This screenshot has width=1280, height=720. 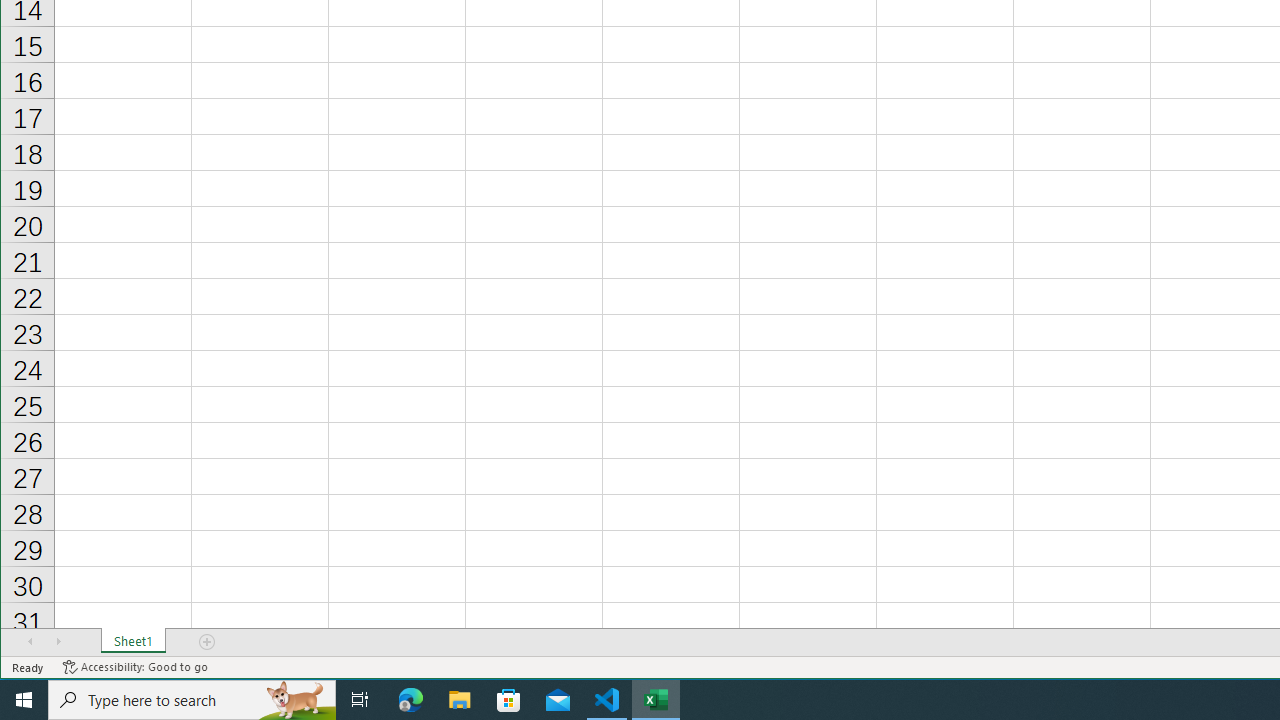 I want to click on 'Visual Studio Code - 1 running window', so click(x=606, y=698).